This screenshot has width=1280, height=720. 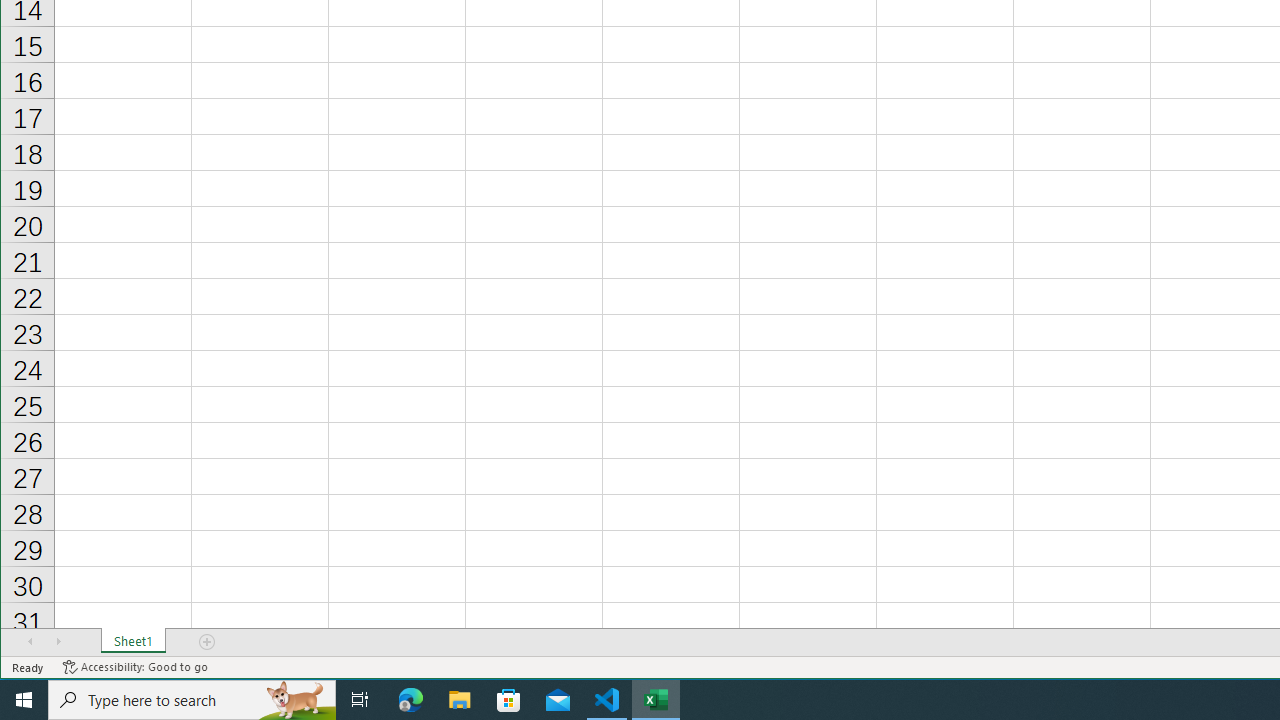 I want to click on 'Visual Studio Code - 1 running window', so click(x=606, y=698).